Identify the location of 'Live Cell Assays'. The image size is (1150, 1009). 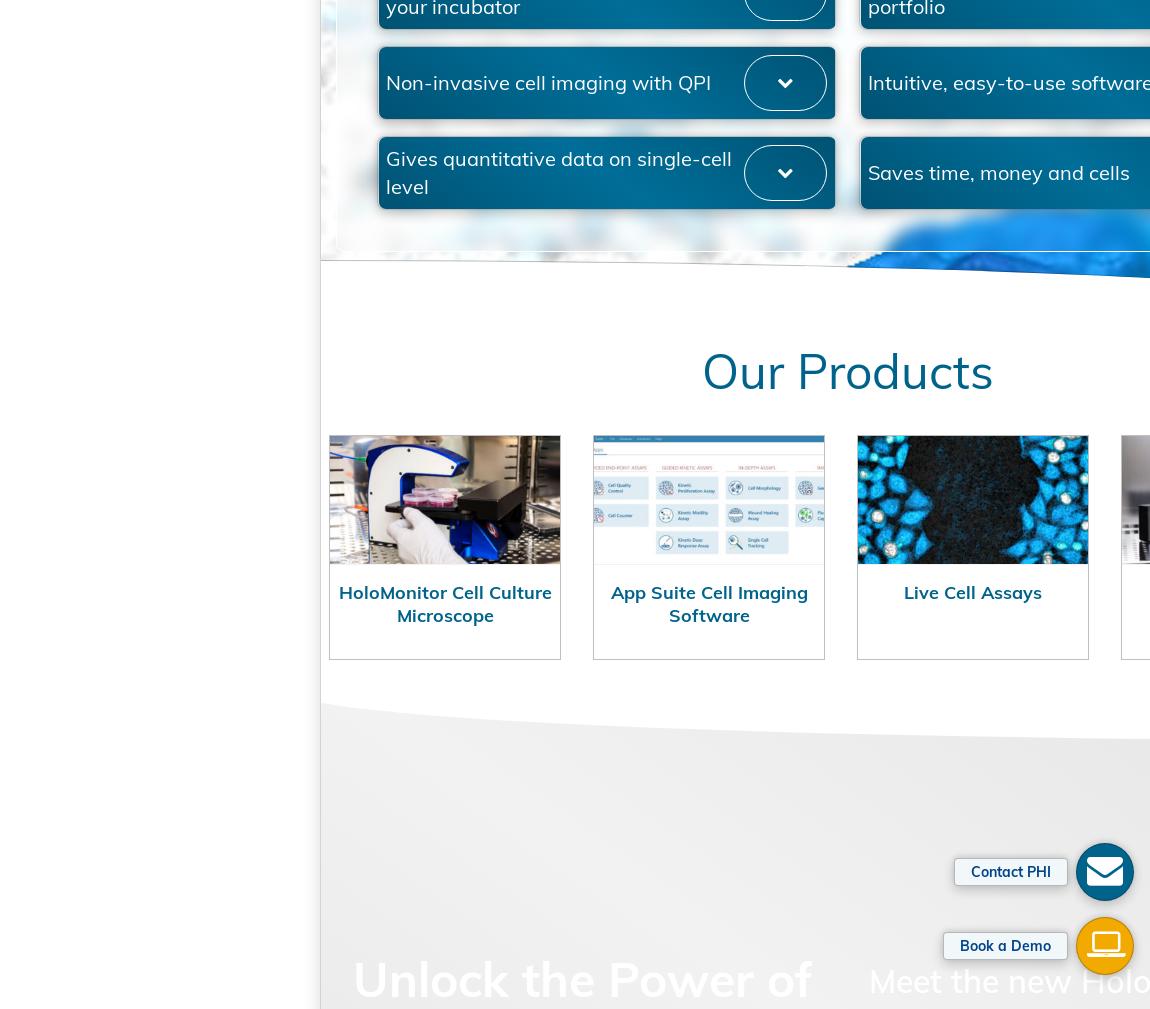
(839, 665).